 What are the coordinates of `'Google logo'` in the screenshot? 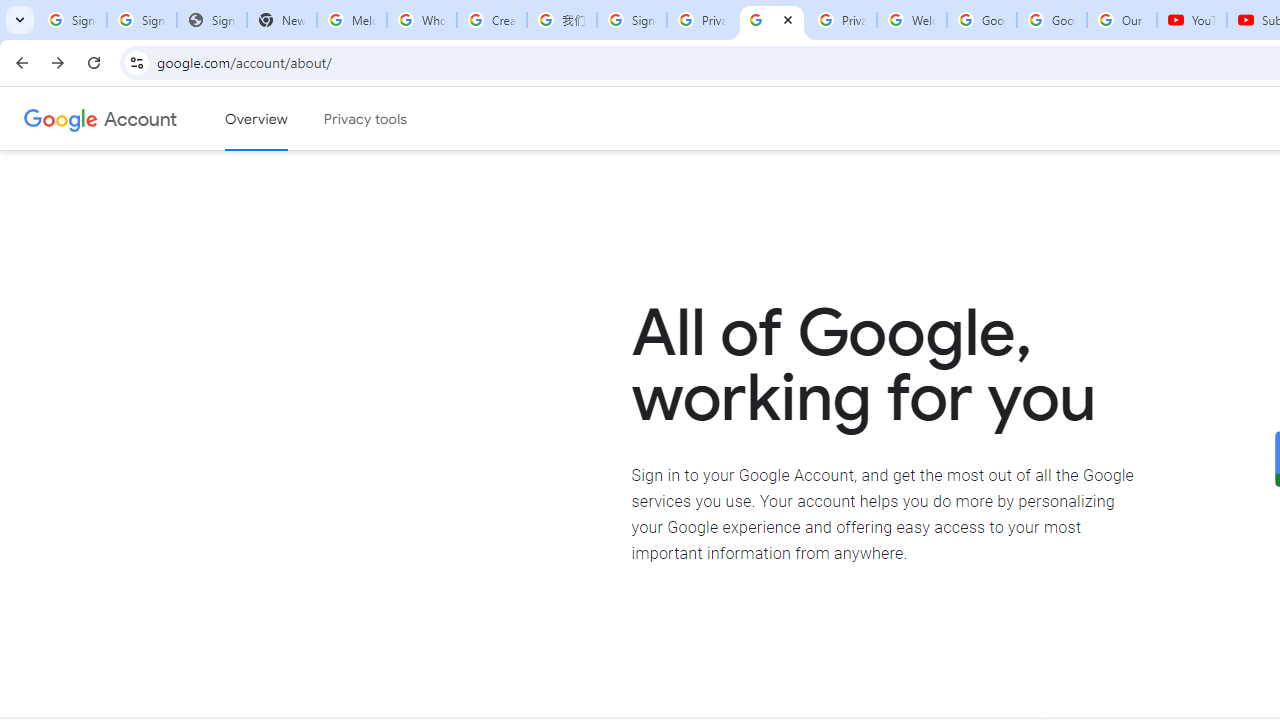 It's located at (61, 118).